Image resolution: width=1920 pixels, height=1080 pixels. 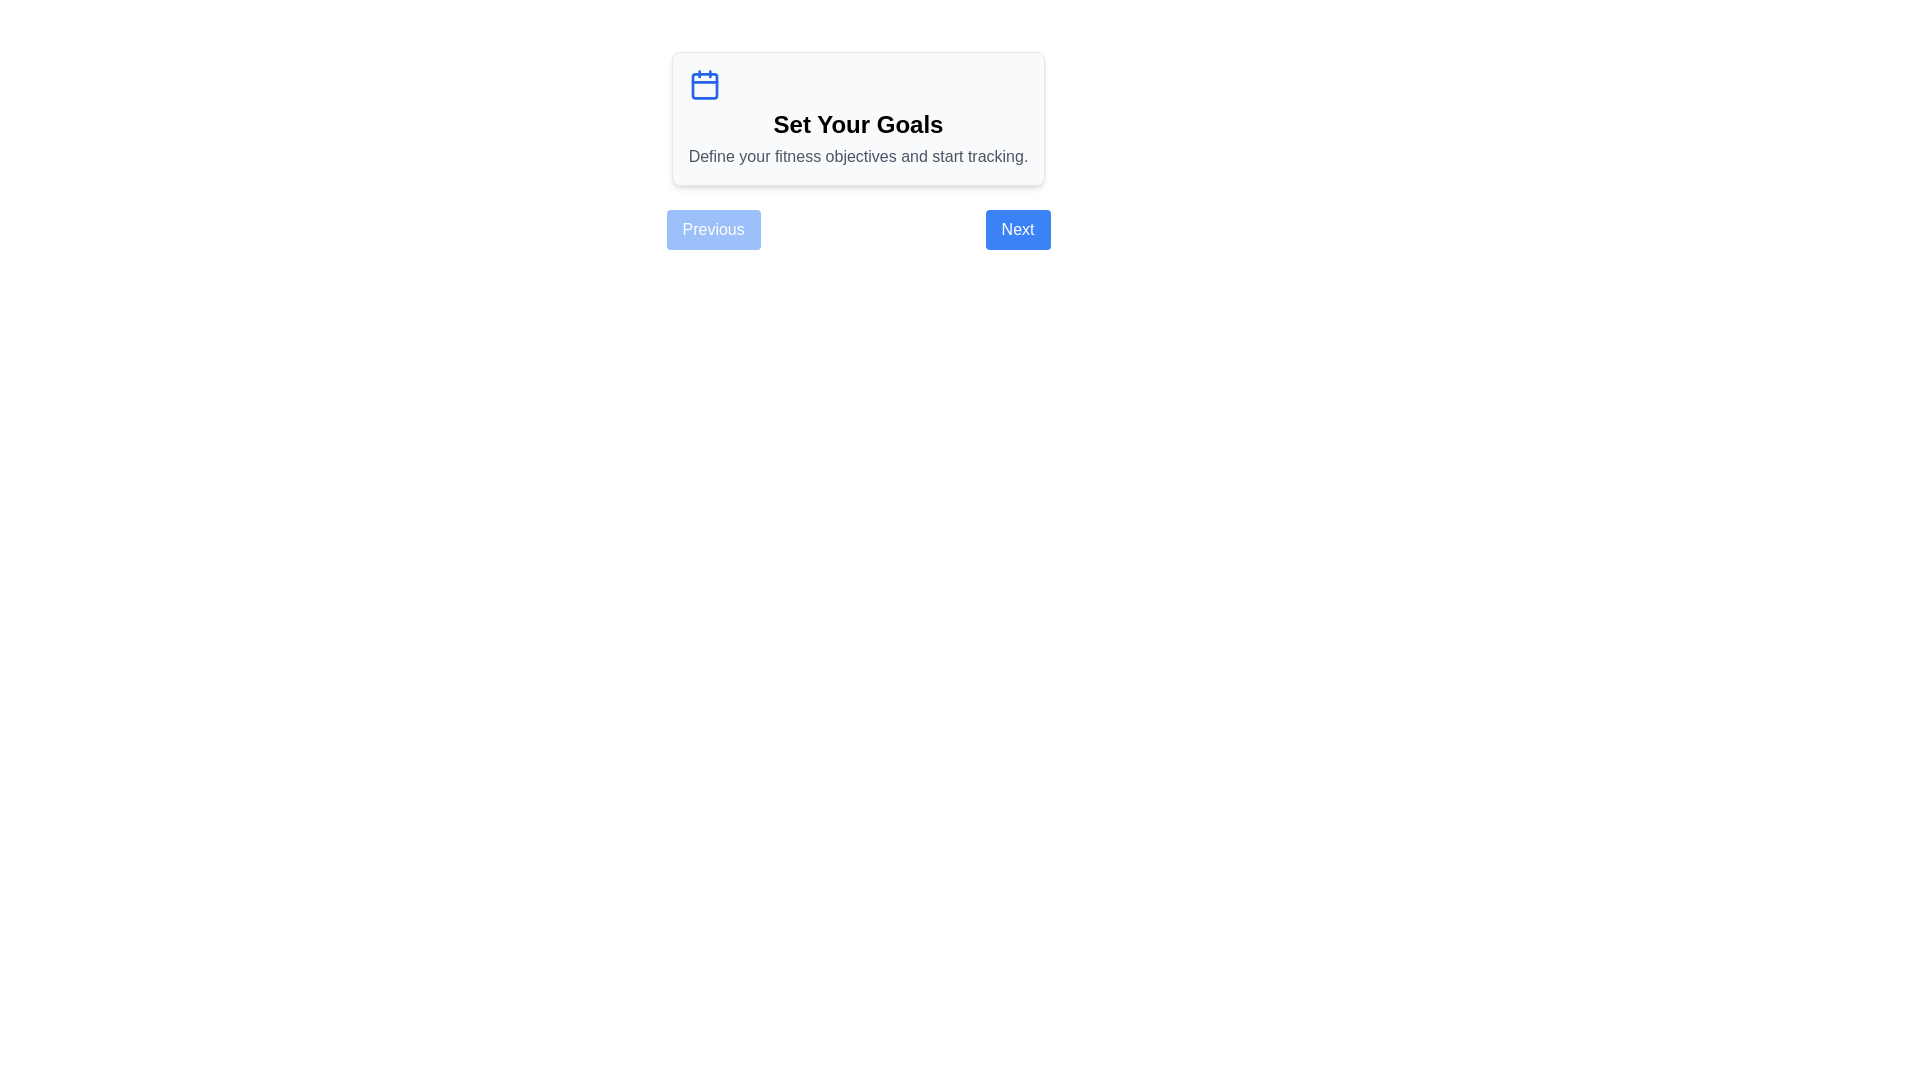 I want to click on the text label that reads 'Define your fitness objectives and start tracking.', which is styled in light gray and positioned beneath the heading 'Set Your Goals', so click(x=858, y=156).